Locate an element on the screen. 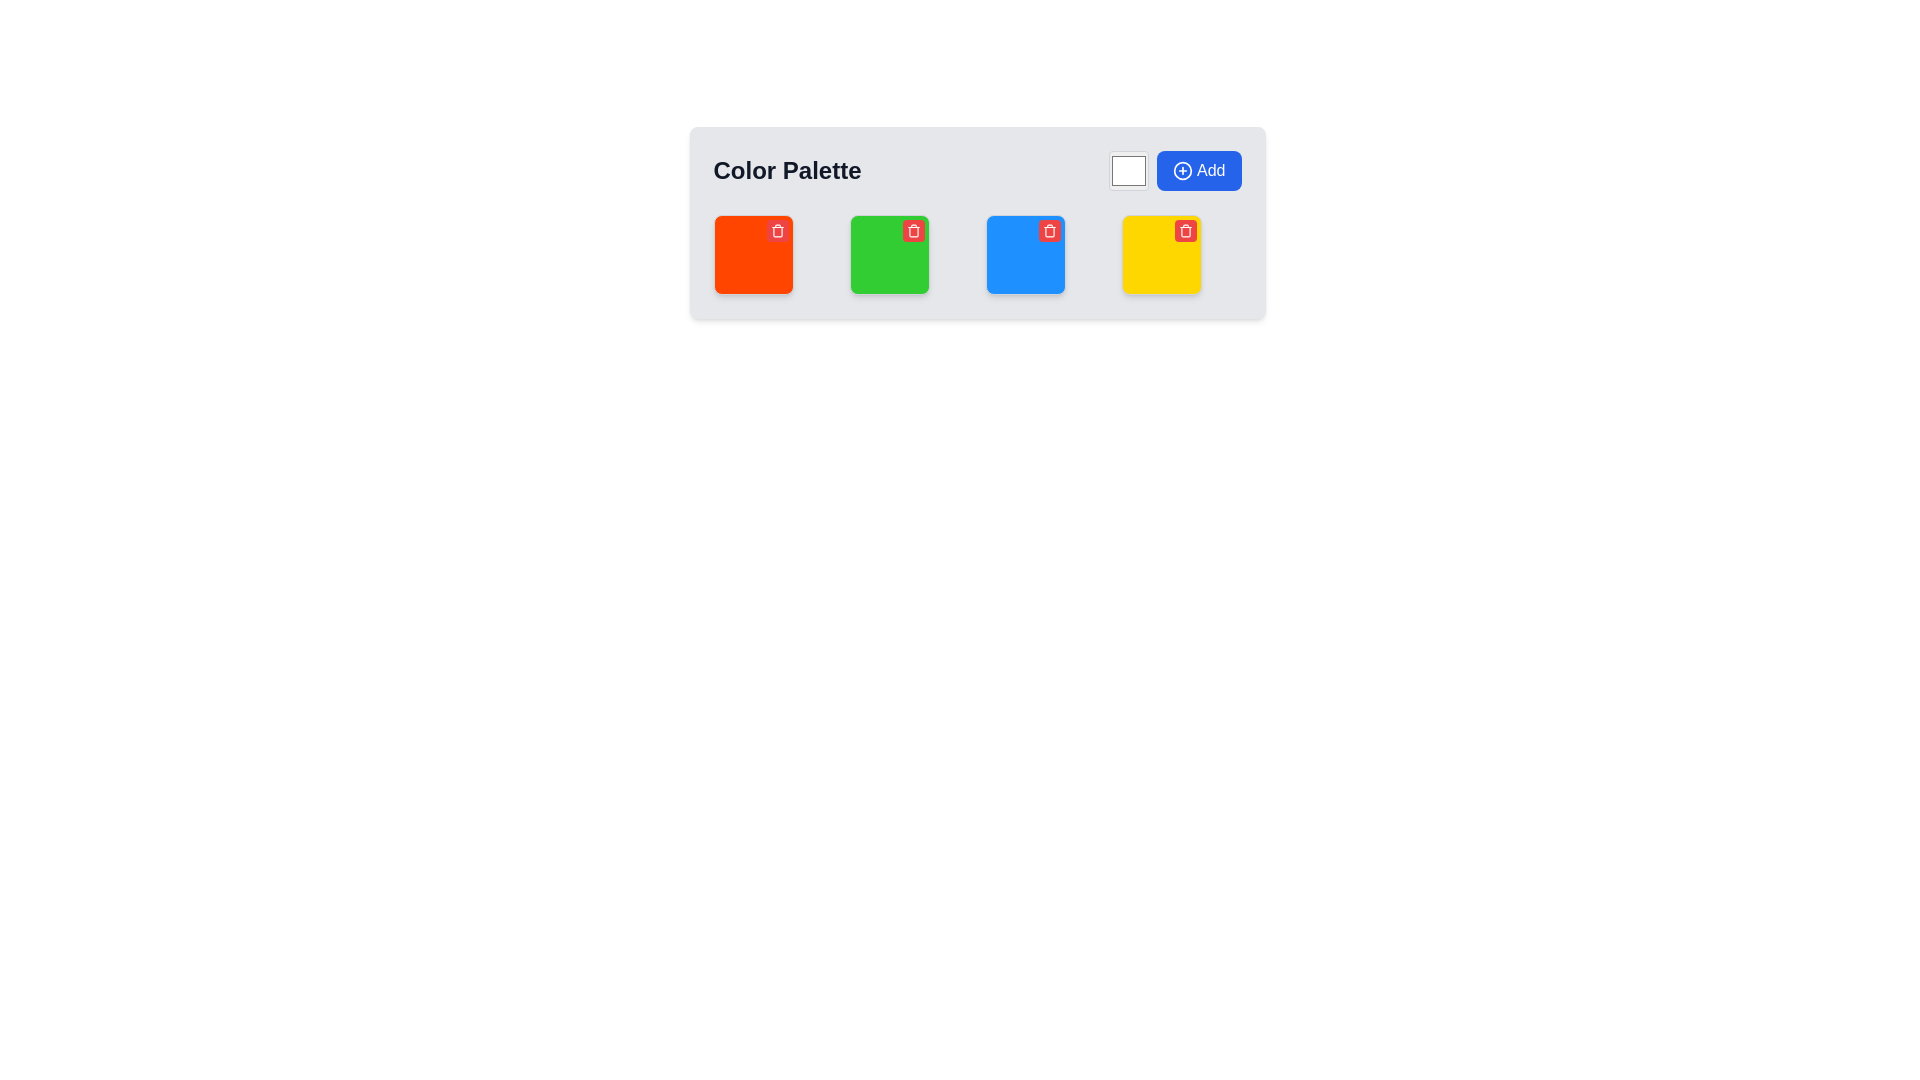 The image size is (1920, 1080). the trash can icon button with a red background located at the top-right corner of the yellow square block is located at coordinates (1185, 230).